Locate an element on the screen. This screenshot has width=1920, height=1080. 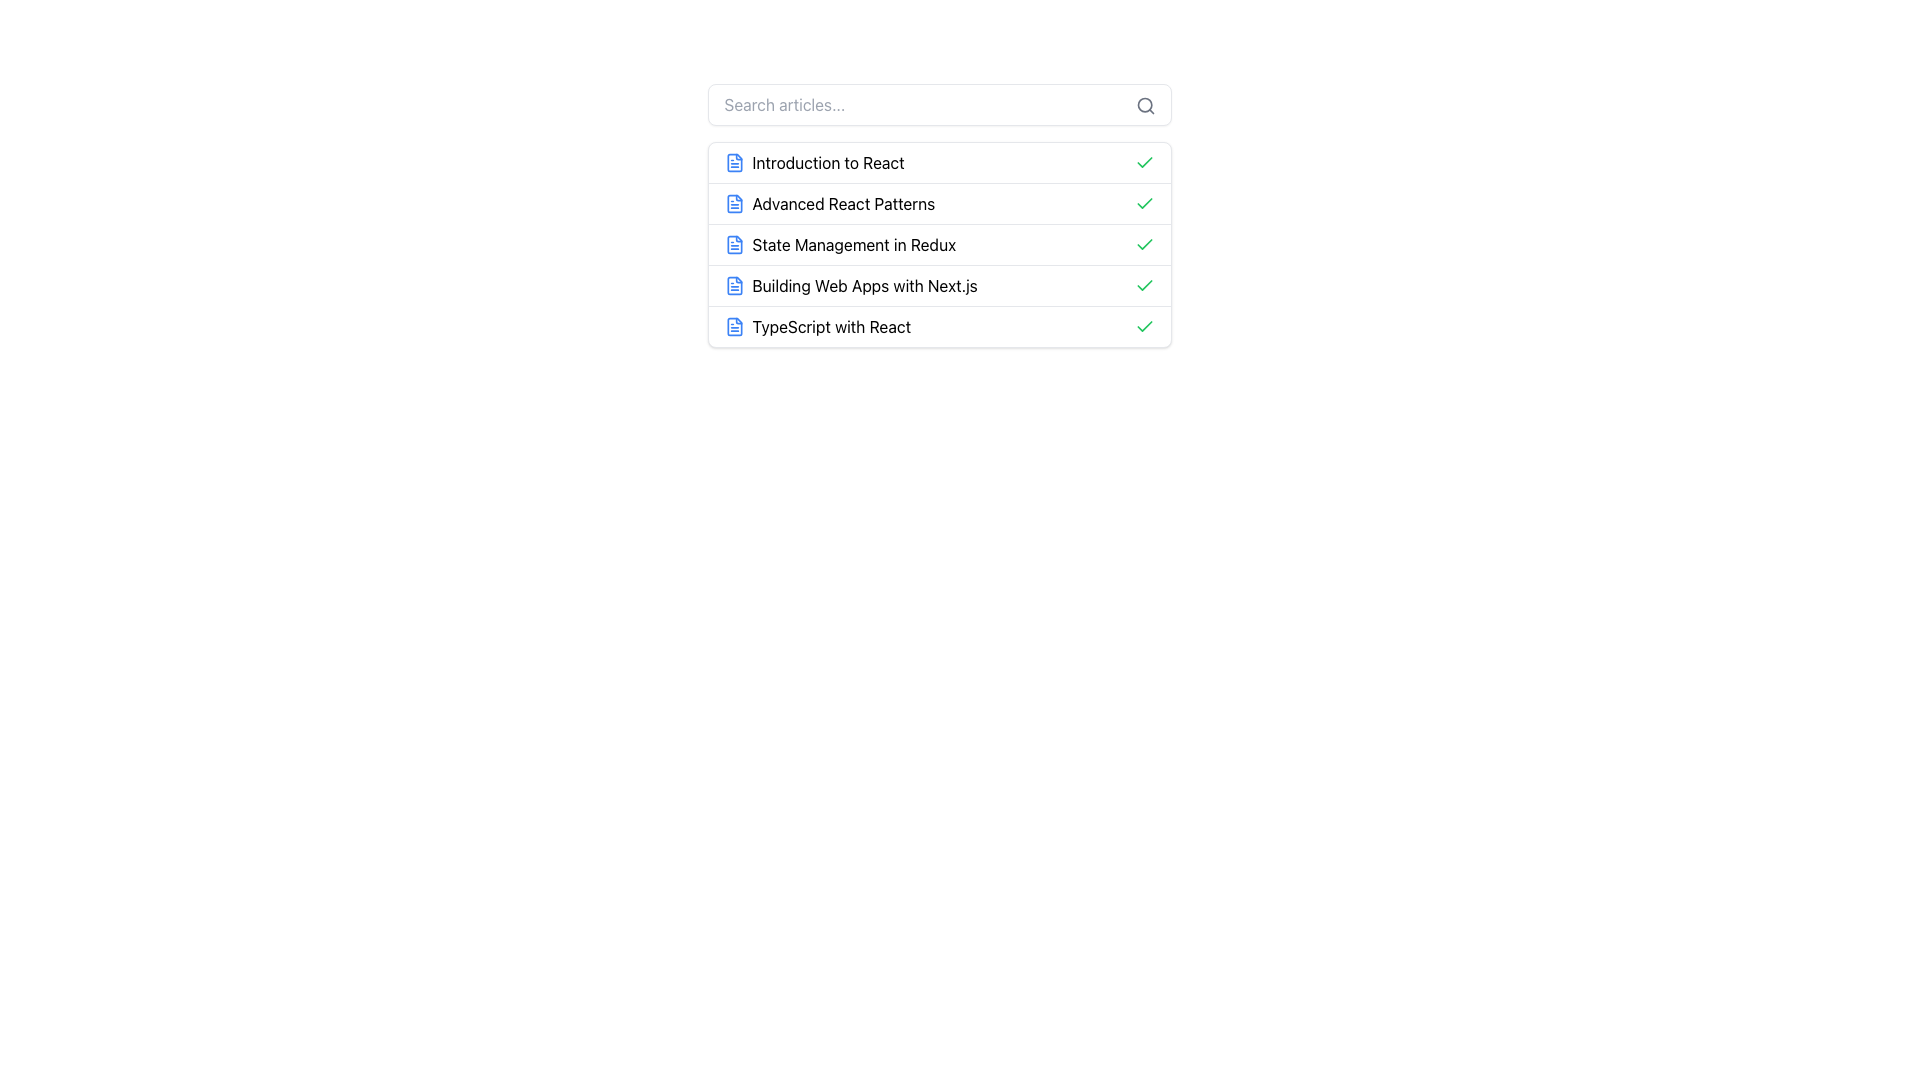
the search icon element, which is represented by a circle symbolizing a magnifying glass lens, located in the top right corner of the search bar is located at coordinates (1144, 105).